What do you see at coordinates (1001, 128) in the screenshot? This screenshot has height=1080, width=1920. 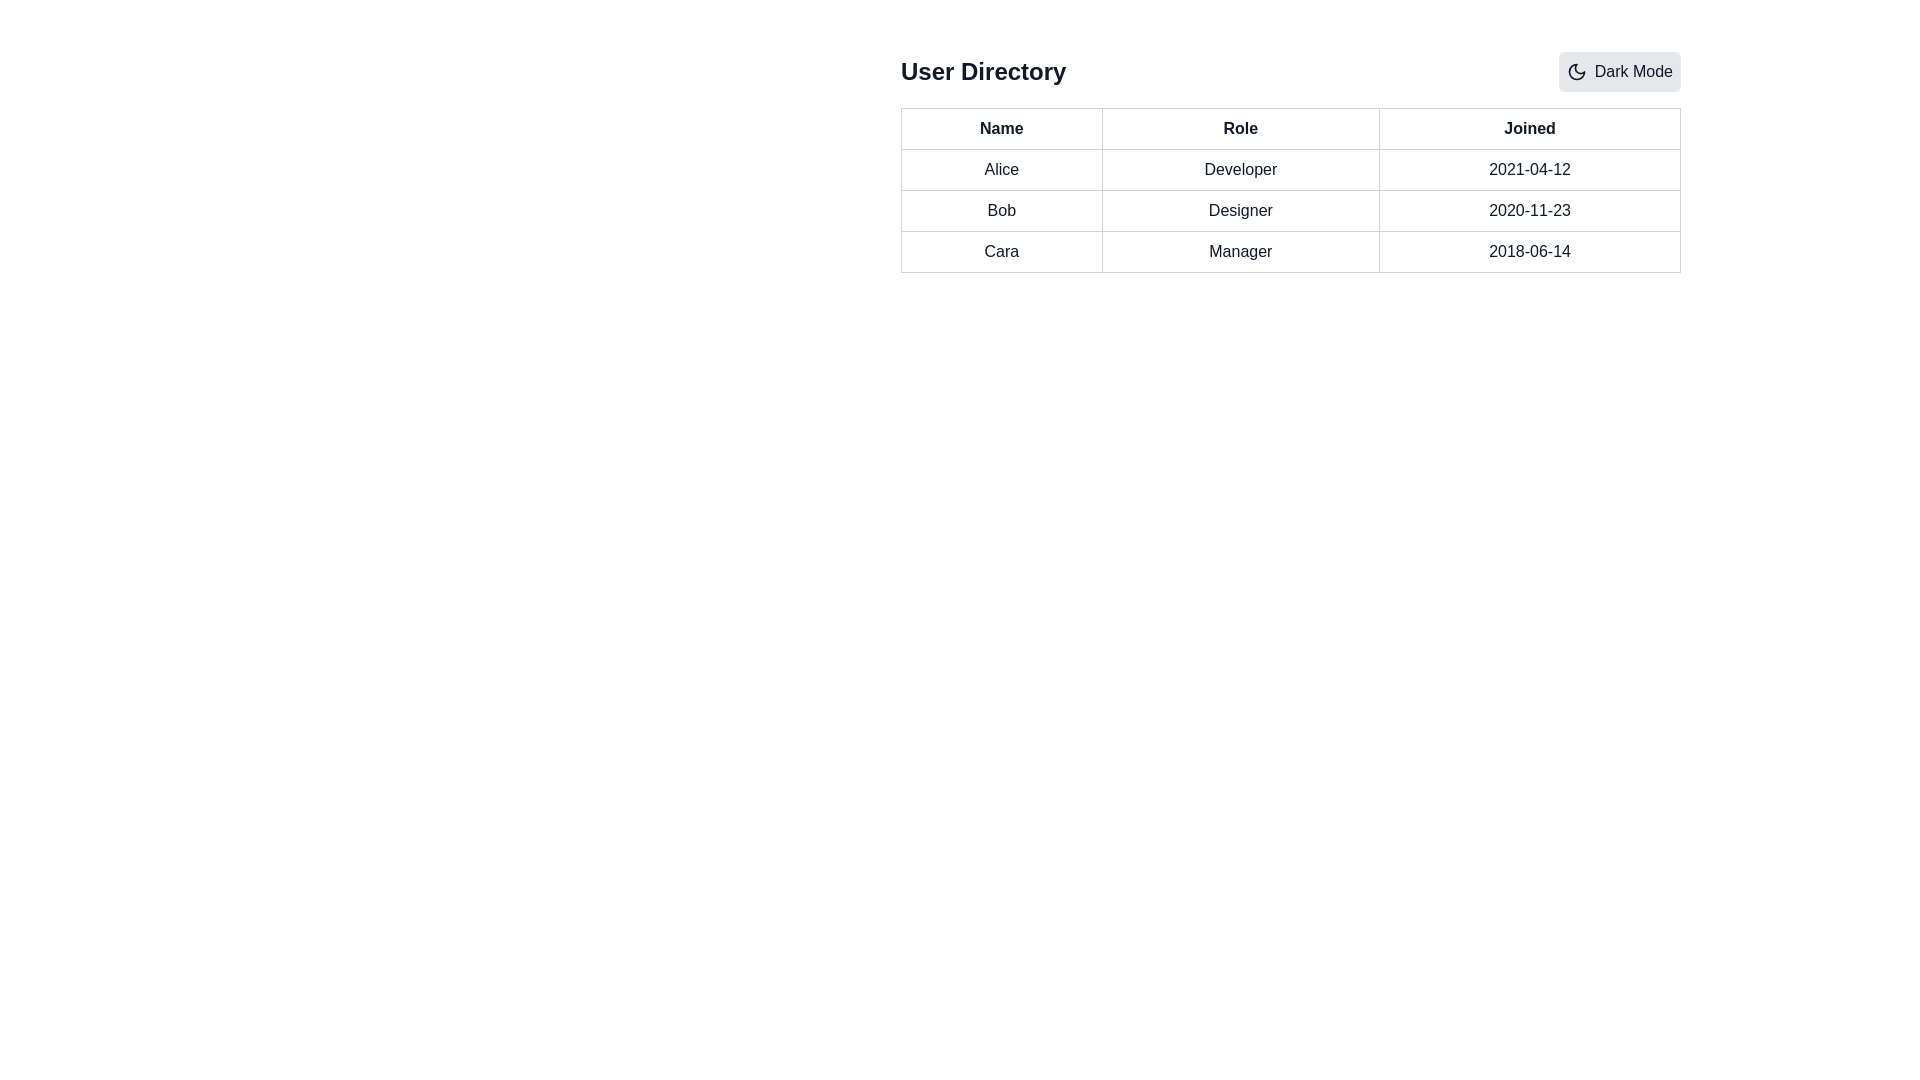 I see `the 'Name' column header cell in the table` at bounding box center [1001, 128].